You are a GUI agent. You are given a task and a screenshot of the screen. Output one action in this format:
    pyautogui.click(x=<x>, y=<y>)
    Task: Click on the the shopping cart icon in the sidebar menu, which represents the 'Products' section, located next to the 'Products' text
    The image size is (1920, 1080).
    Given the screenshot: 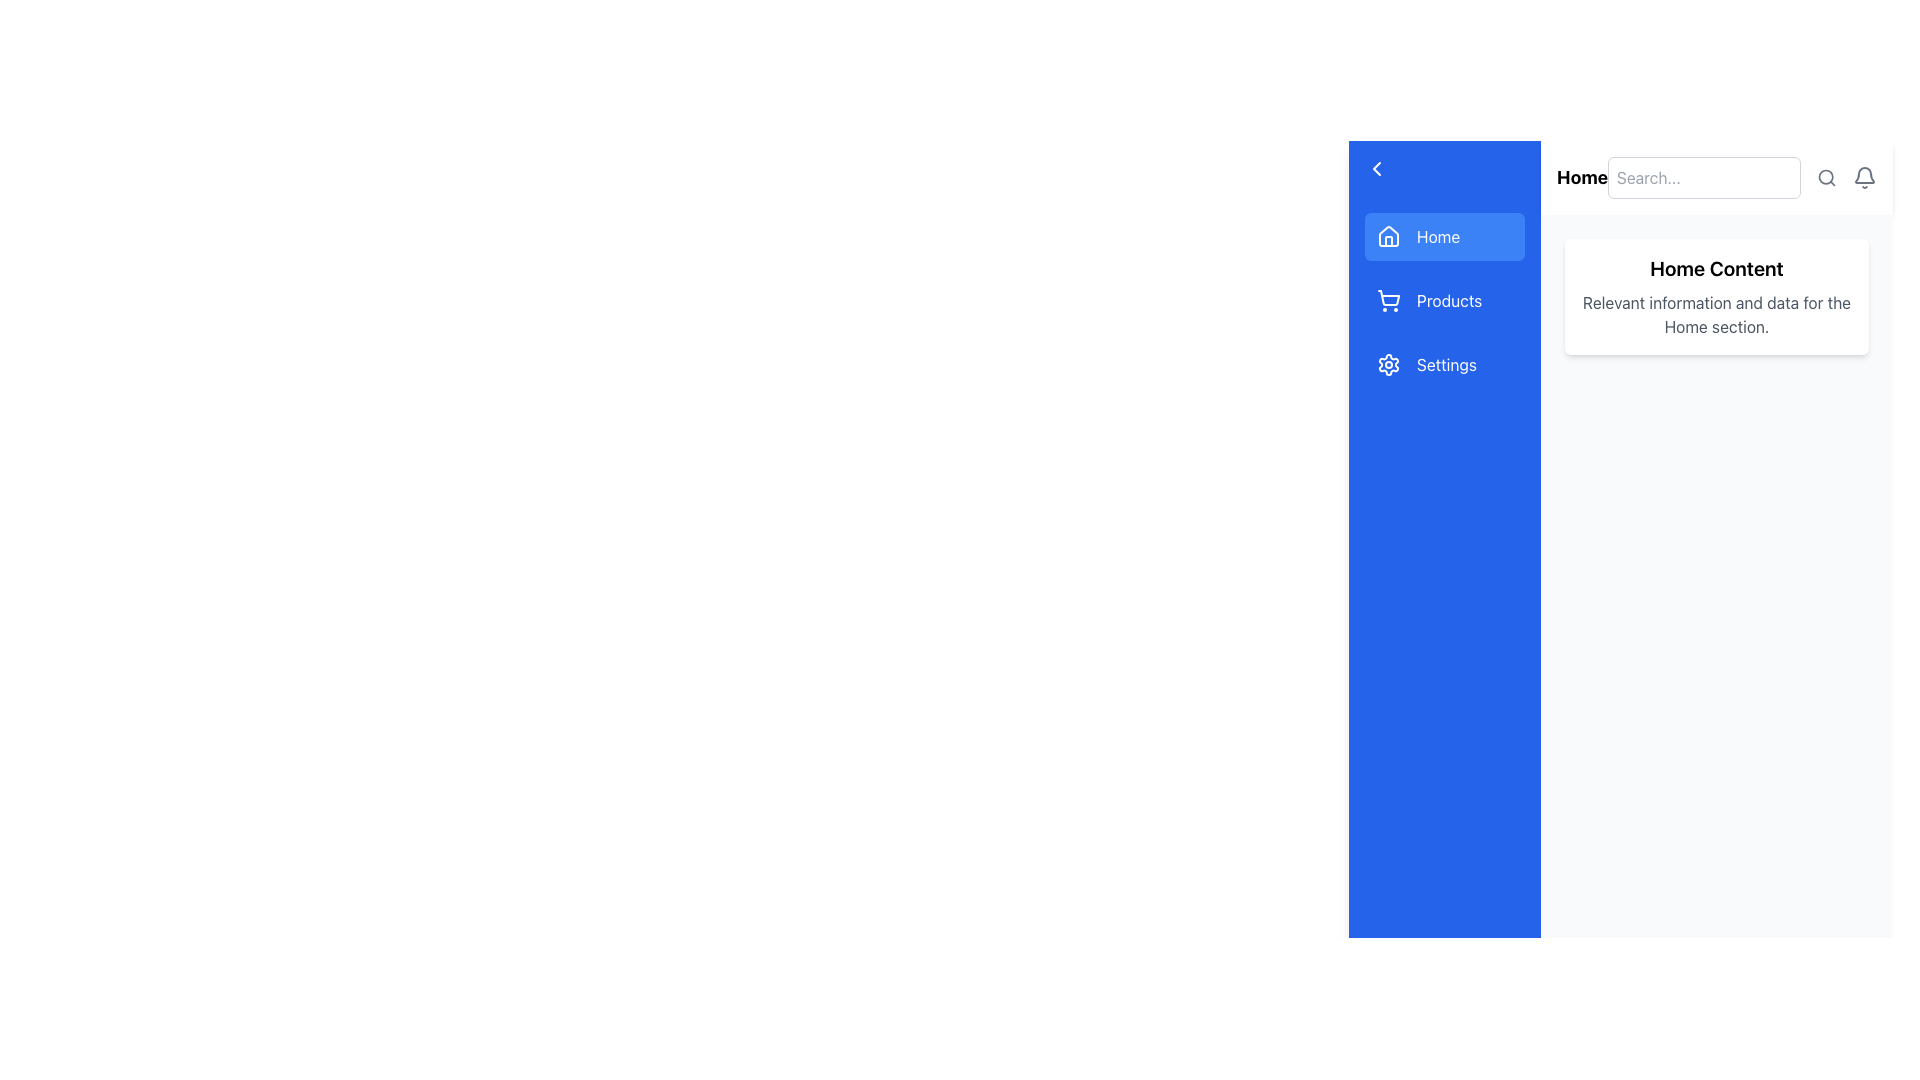 What is the action you would take?
    pyautogui.click(x=1387, y=297)
    